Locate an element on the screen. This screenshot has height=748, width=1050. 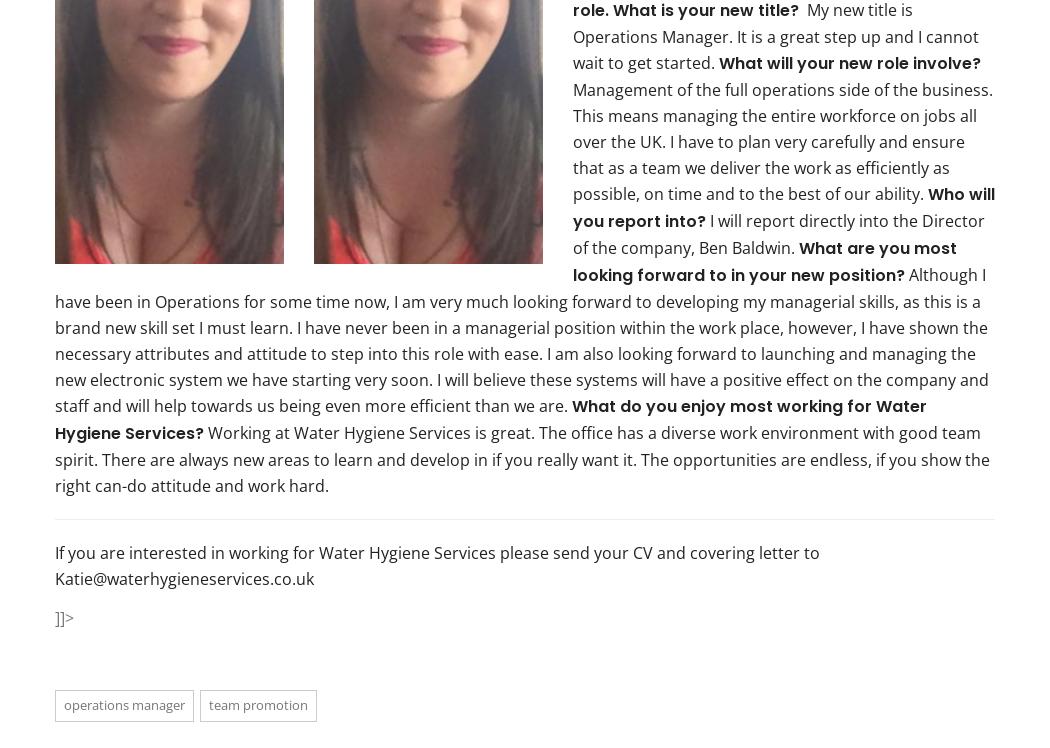
'I will report directly into the Director of the company, Ben Baldwin.' is located at coordinates (571, 233).